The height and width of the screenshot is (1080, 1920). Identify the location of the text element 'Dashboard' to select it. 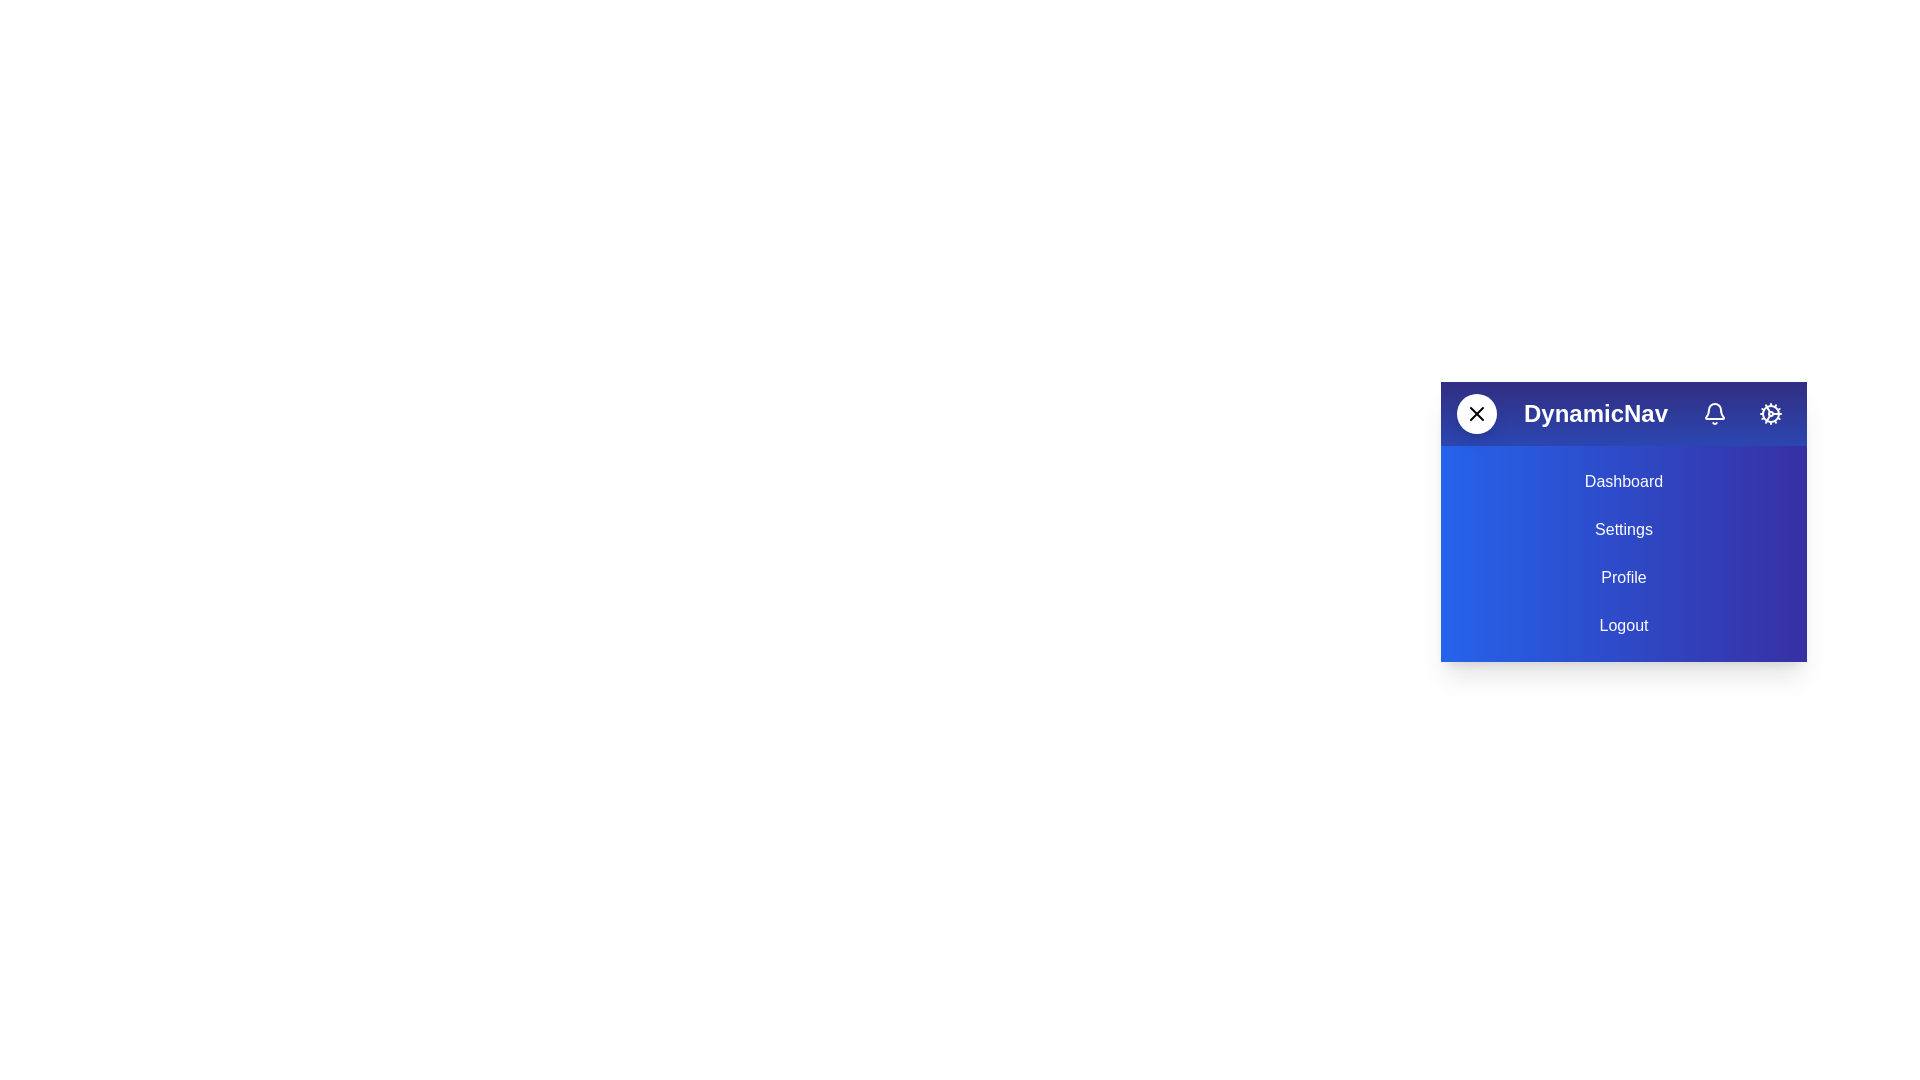
(1623, 482).